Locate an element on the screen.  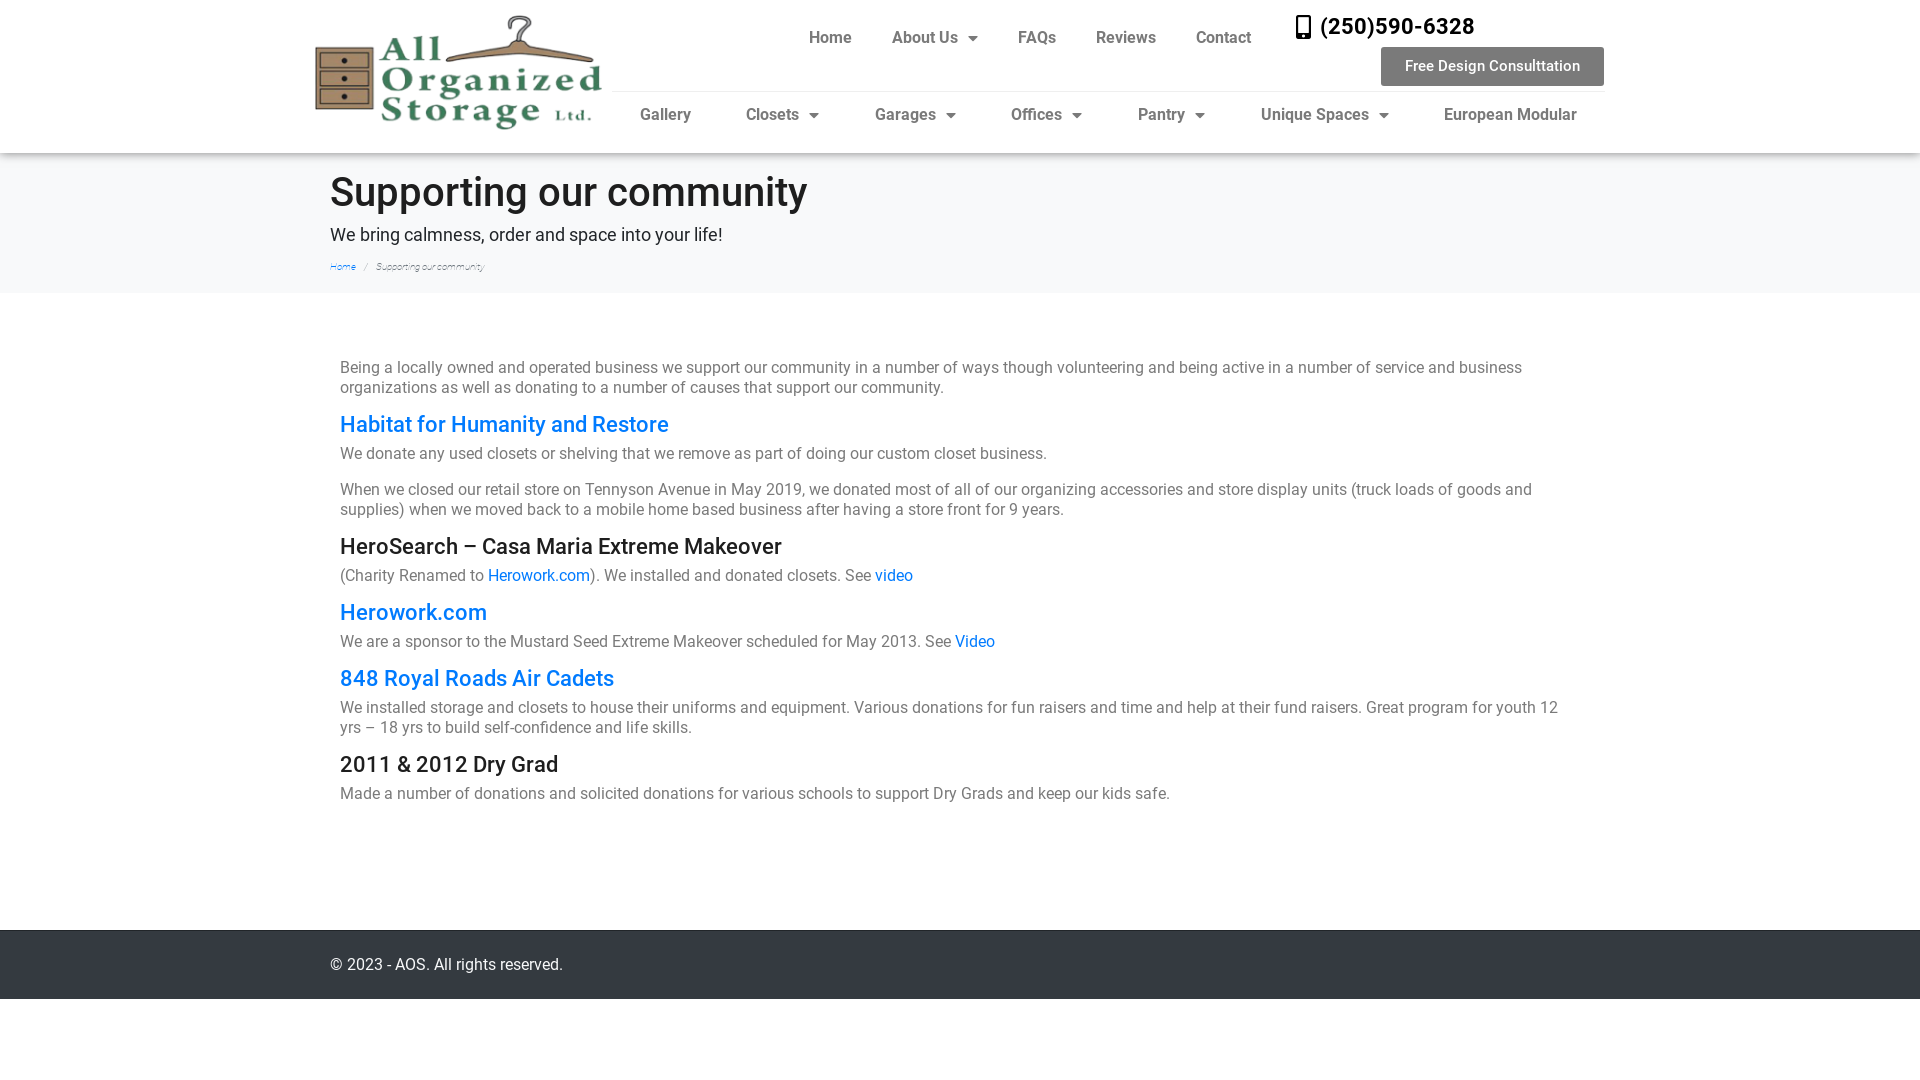
'848 Royal Roads Air Cadets' is located at coordinates (475, 677).